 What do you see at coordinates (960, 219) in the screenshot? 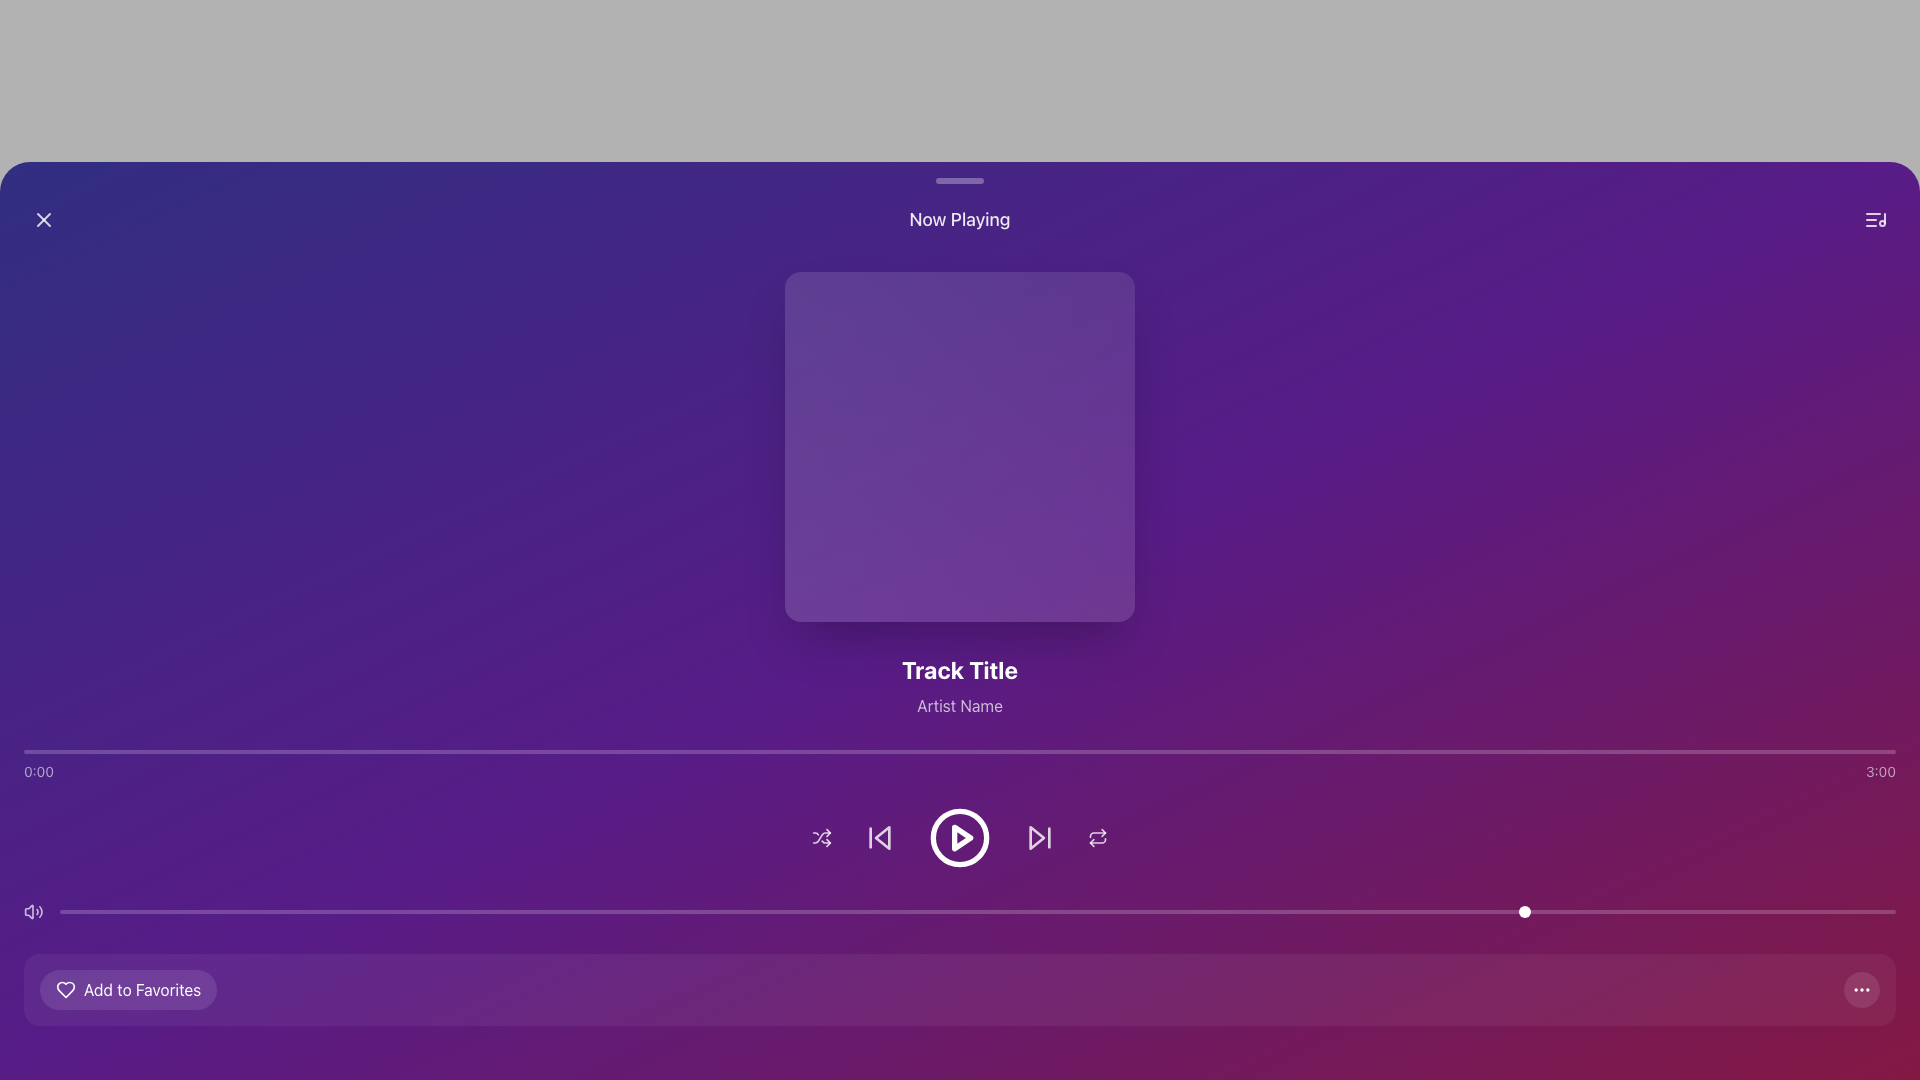
I see `the 'Now Playing' header label, which is a bold white text located at the top-center of the interface, between a close button and a menu icon` at bounding box center [960, 219].